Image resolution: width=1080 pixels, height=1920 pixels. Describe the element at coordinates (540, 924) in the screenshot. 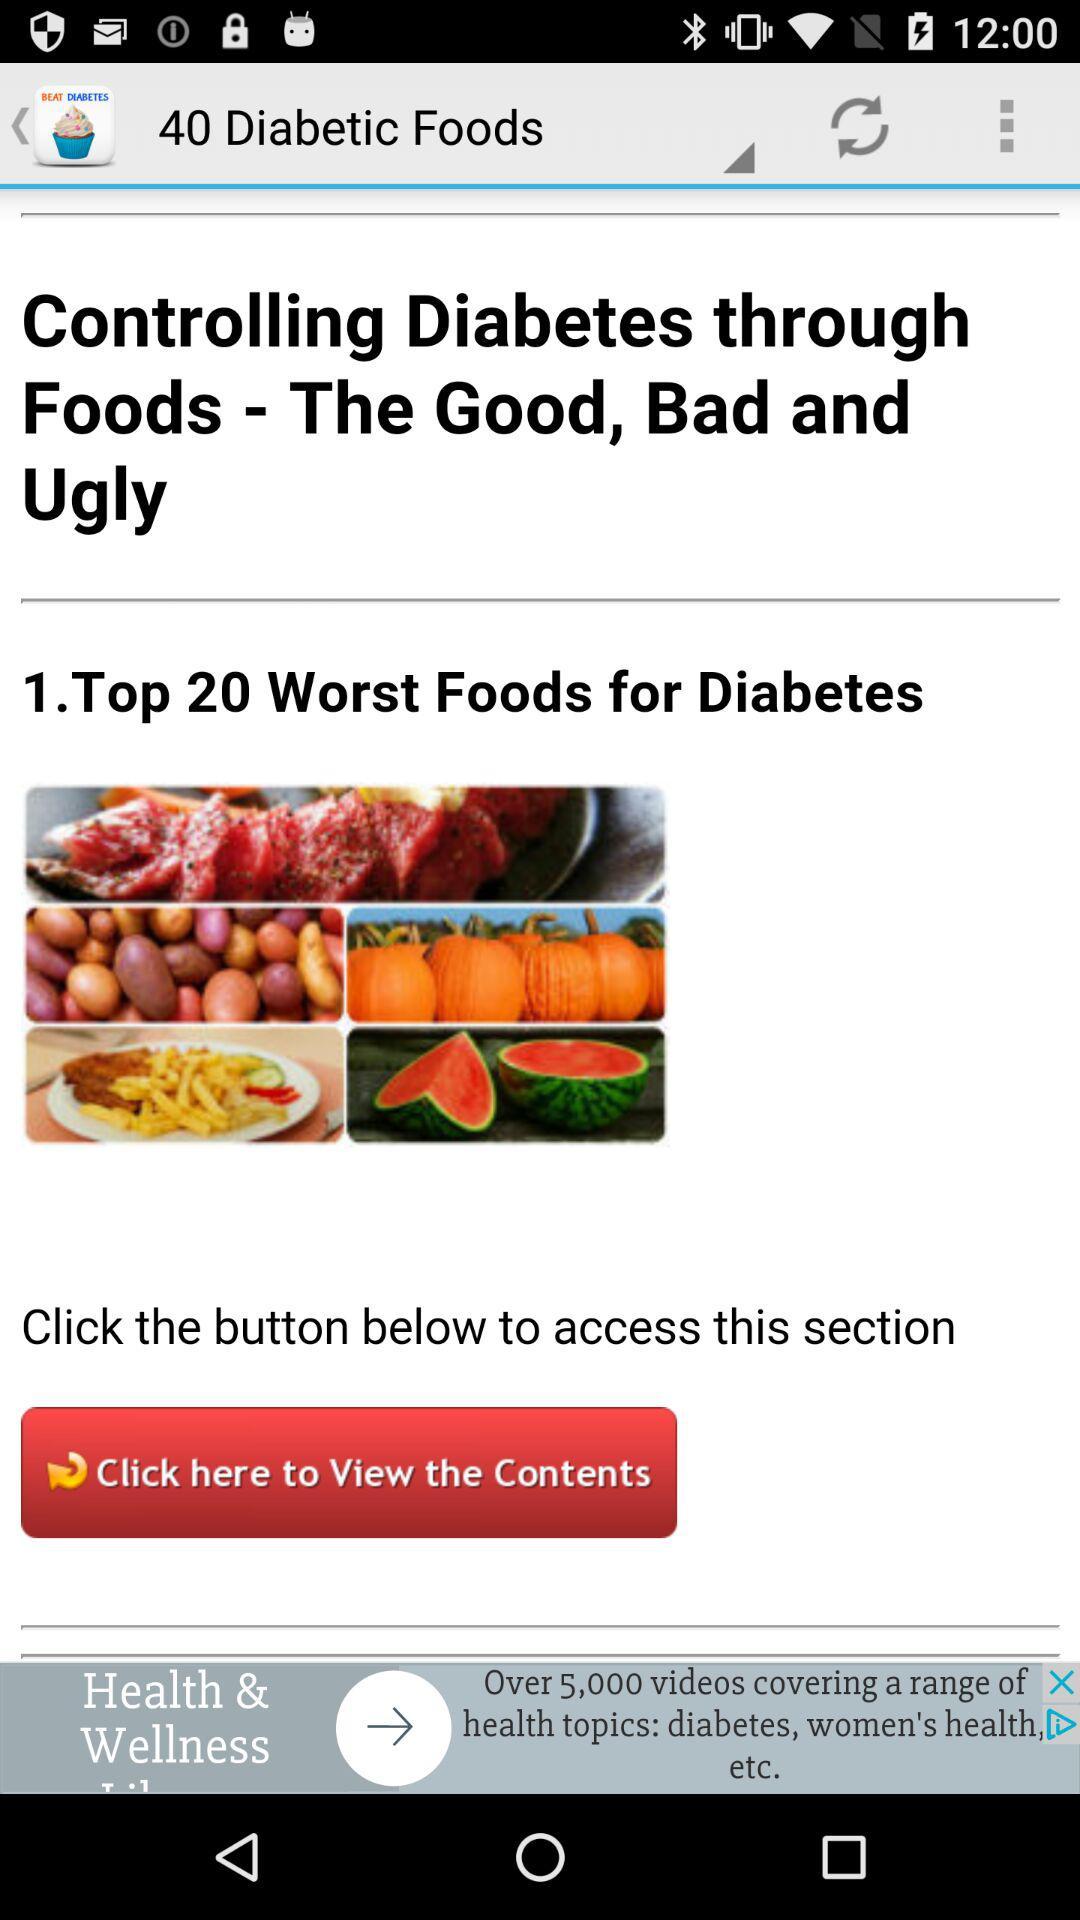

I see `article in middle` at that location.